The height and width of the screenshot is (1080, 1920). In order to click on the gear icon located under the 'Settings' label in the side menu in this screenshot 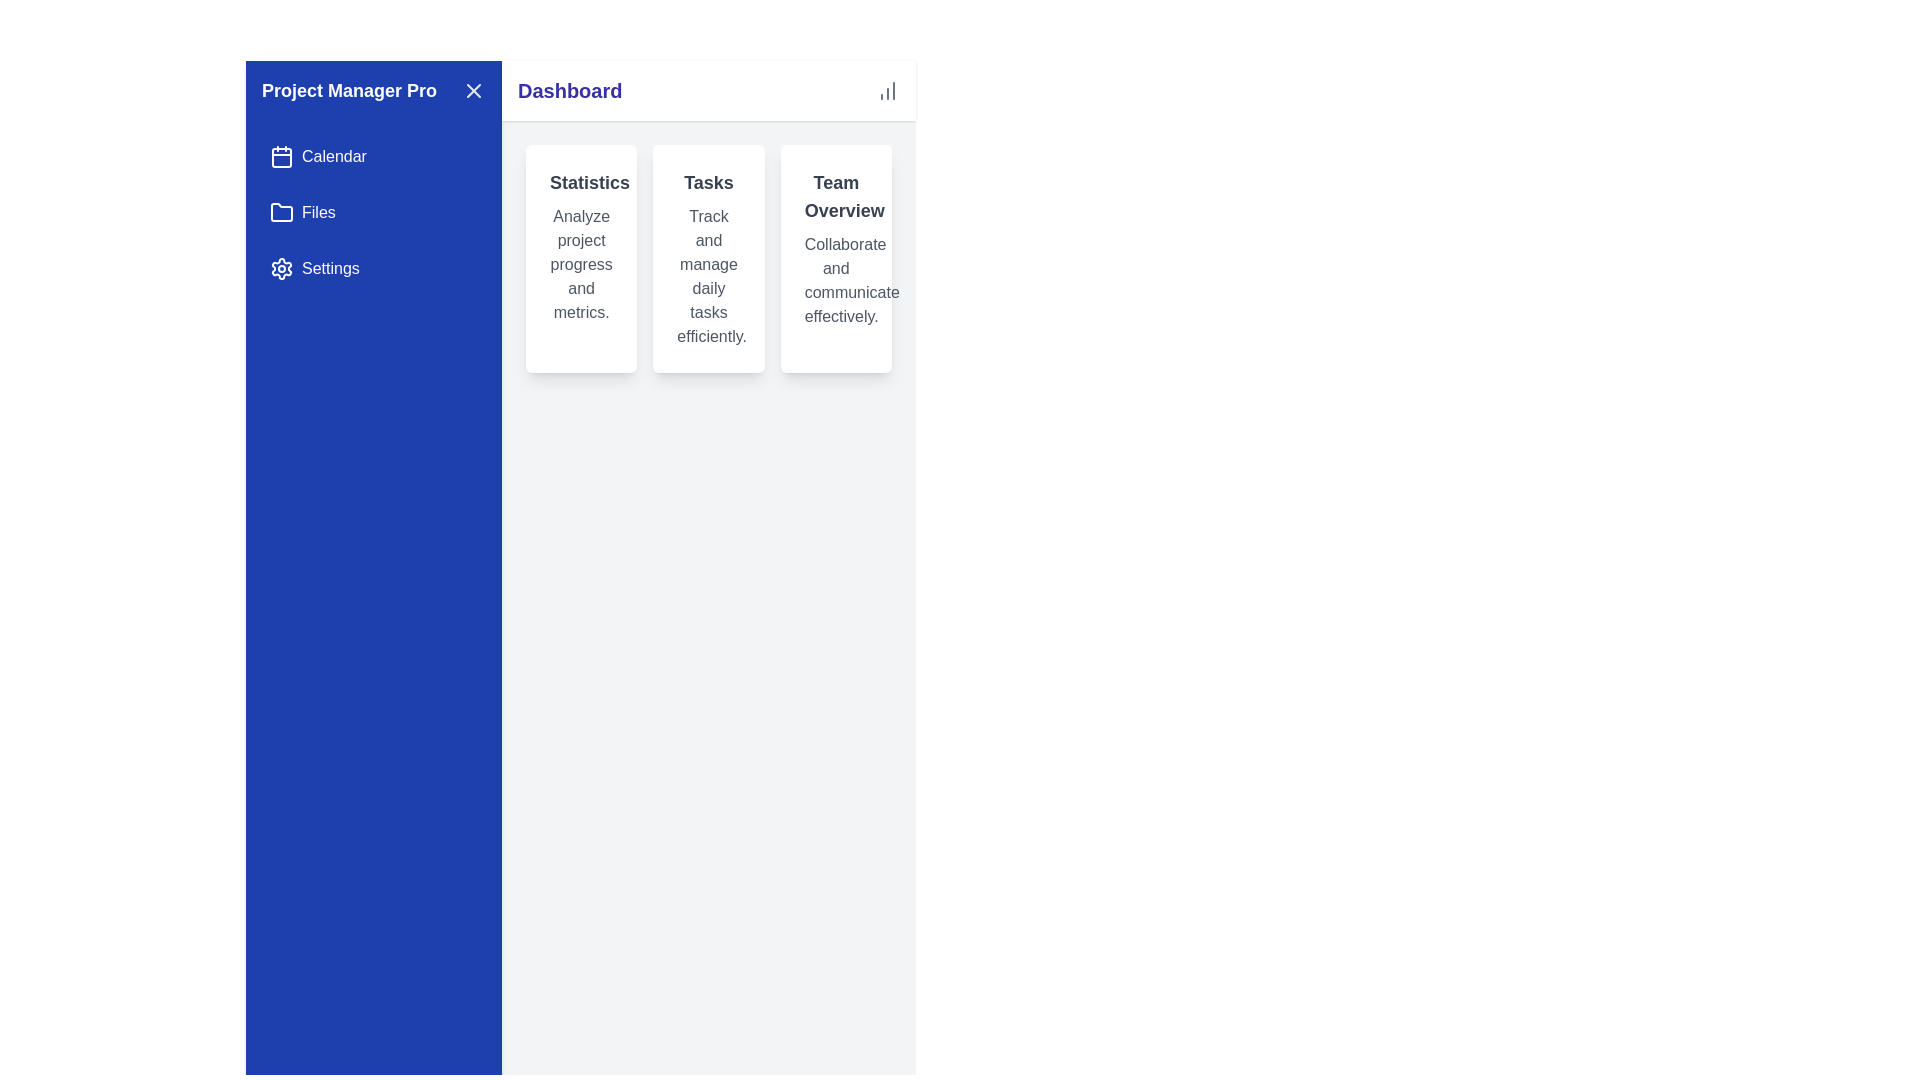, I will do `click(281, 268)`.